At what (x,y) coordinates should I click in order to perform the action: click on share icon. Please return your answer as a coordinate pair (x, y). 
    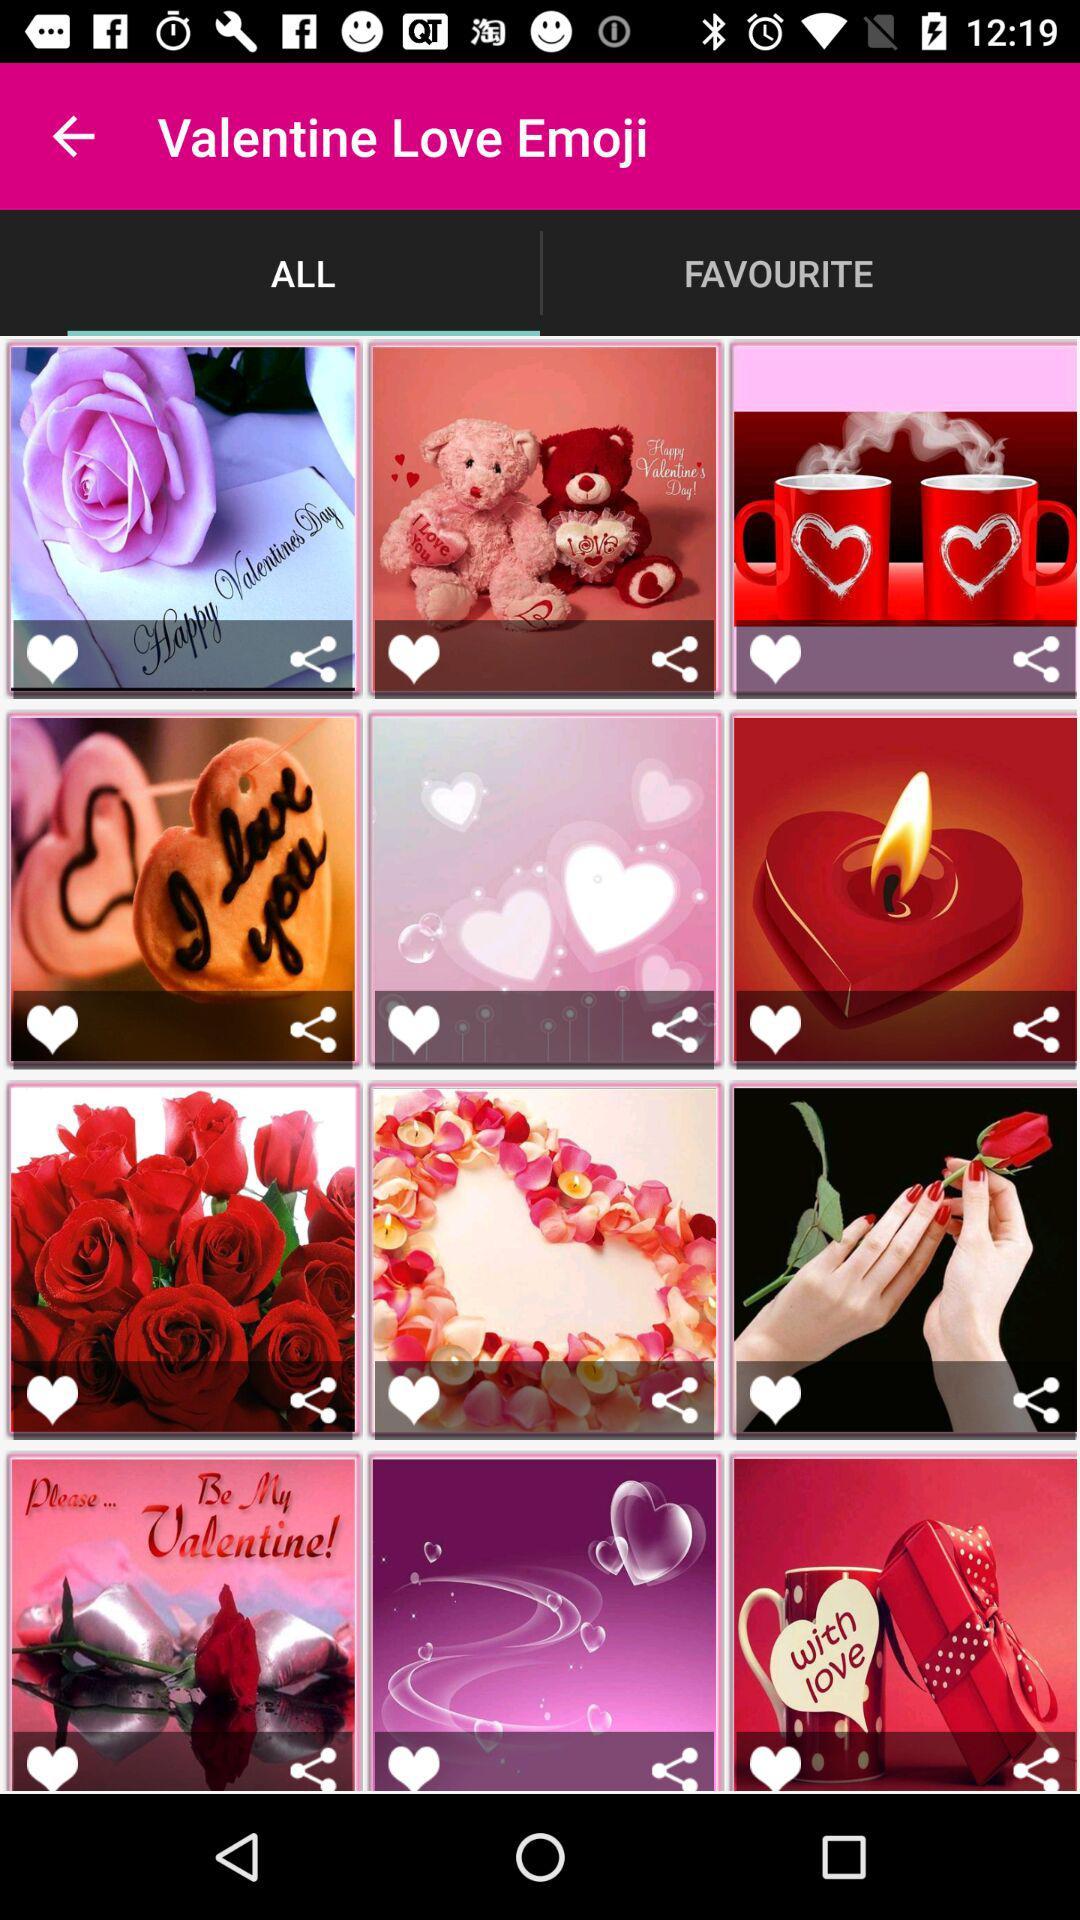
    Looking at the image, I should click on (675, 659).